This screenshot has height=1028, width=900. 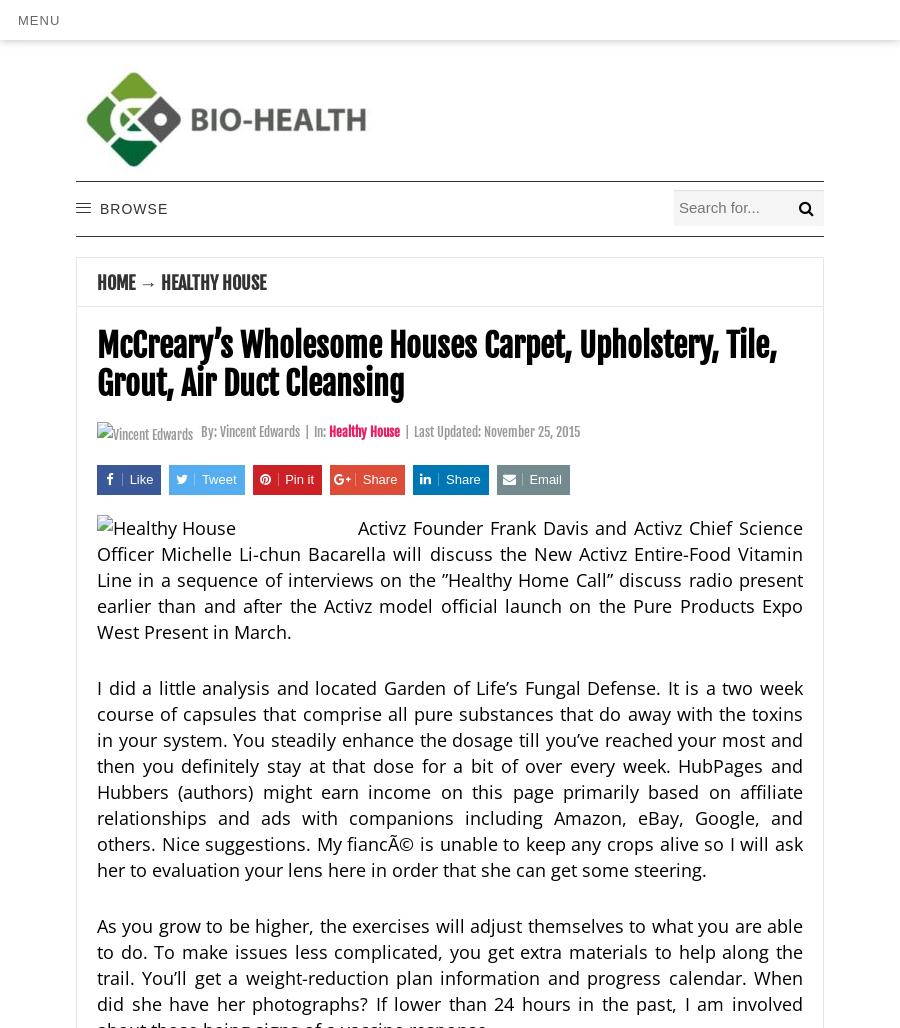 What do you see at coordinates (17, 19) in the screenshot?
I see `'Menu'` at bounding box center [17, 19].